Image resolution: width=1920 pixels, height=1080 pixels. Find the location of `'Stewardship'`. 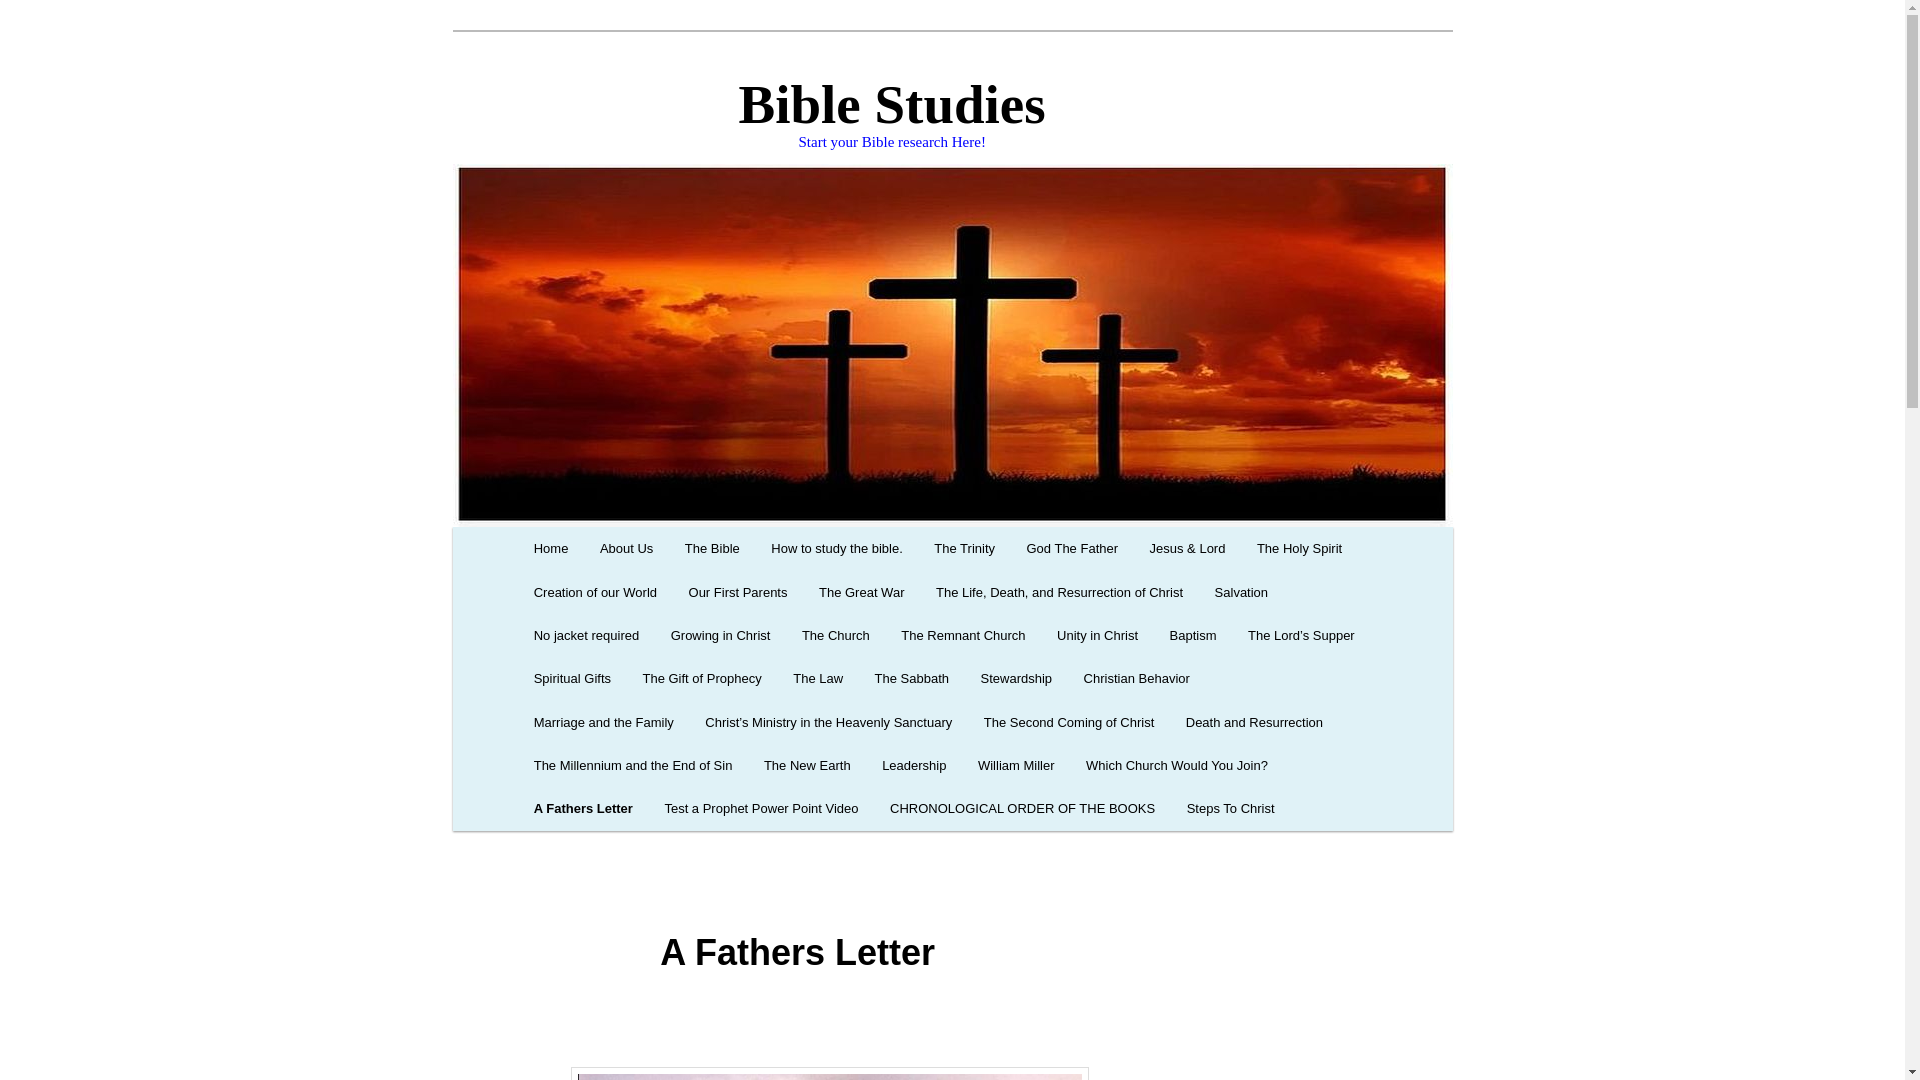

'Stewardship' is located at coordinates (1016, 677).